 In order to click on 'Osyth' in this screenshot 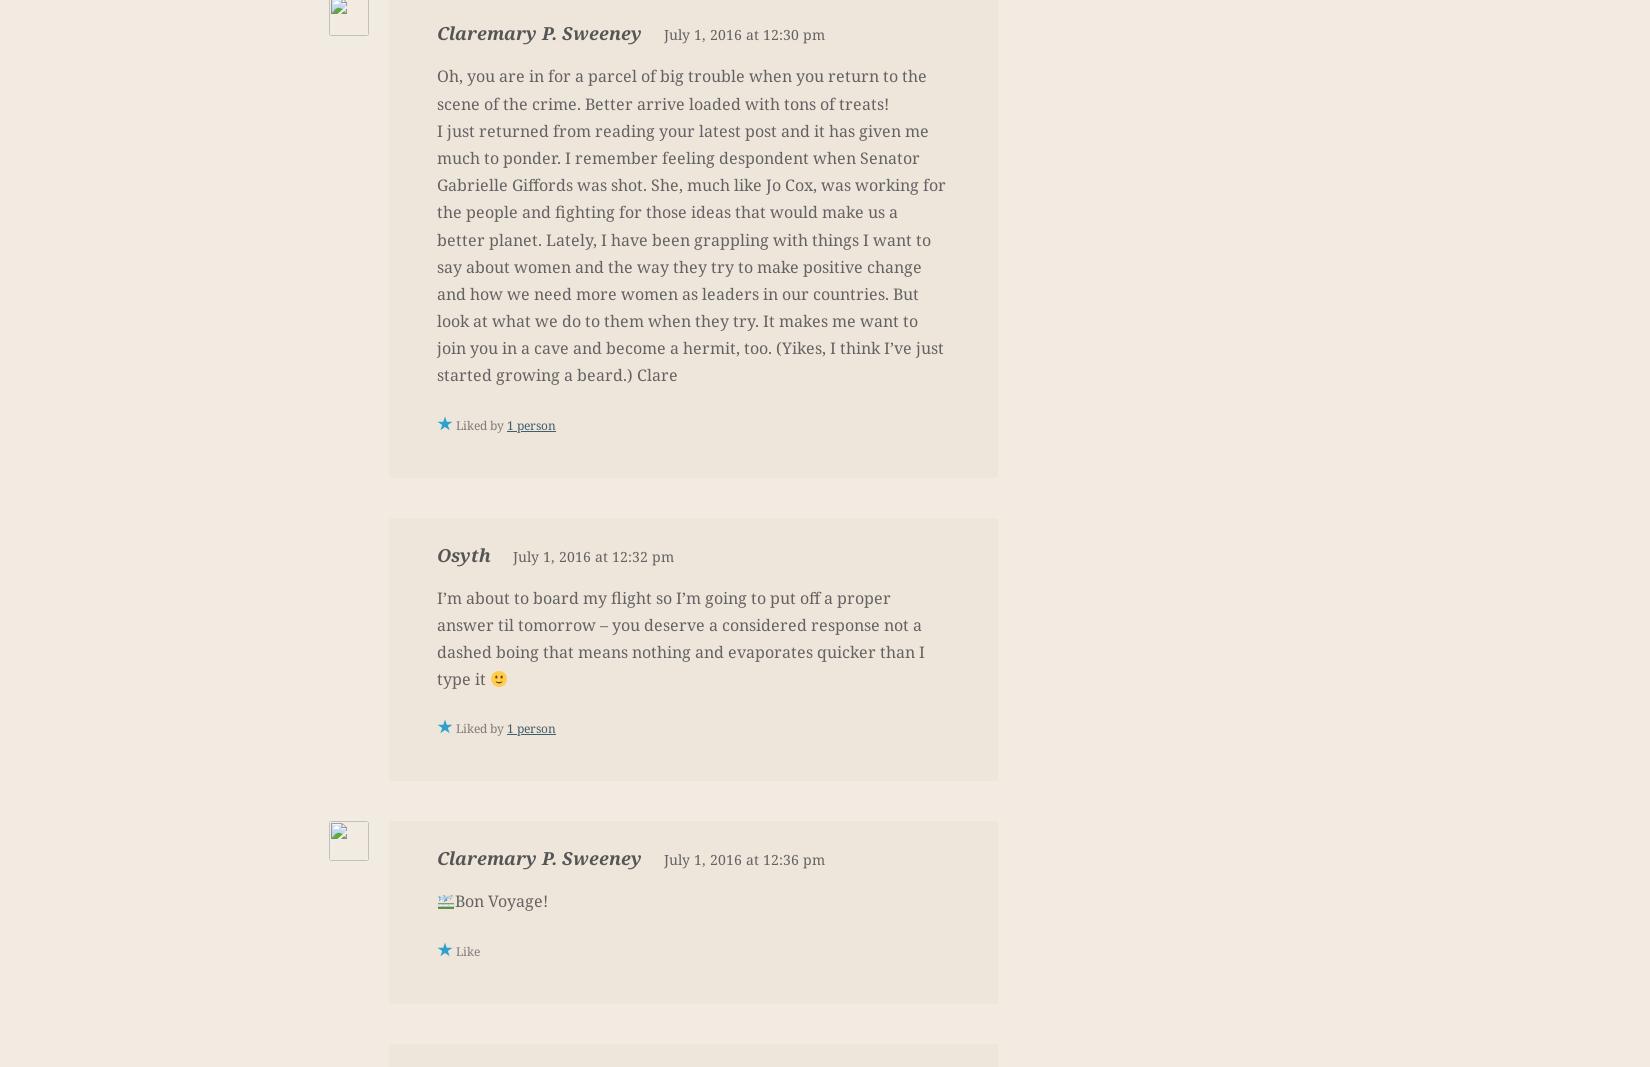, I will do `click(435, 553)`.